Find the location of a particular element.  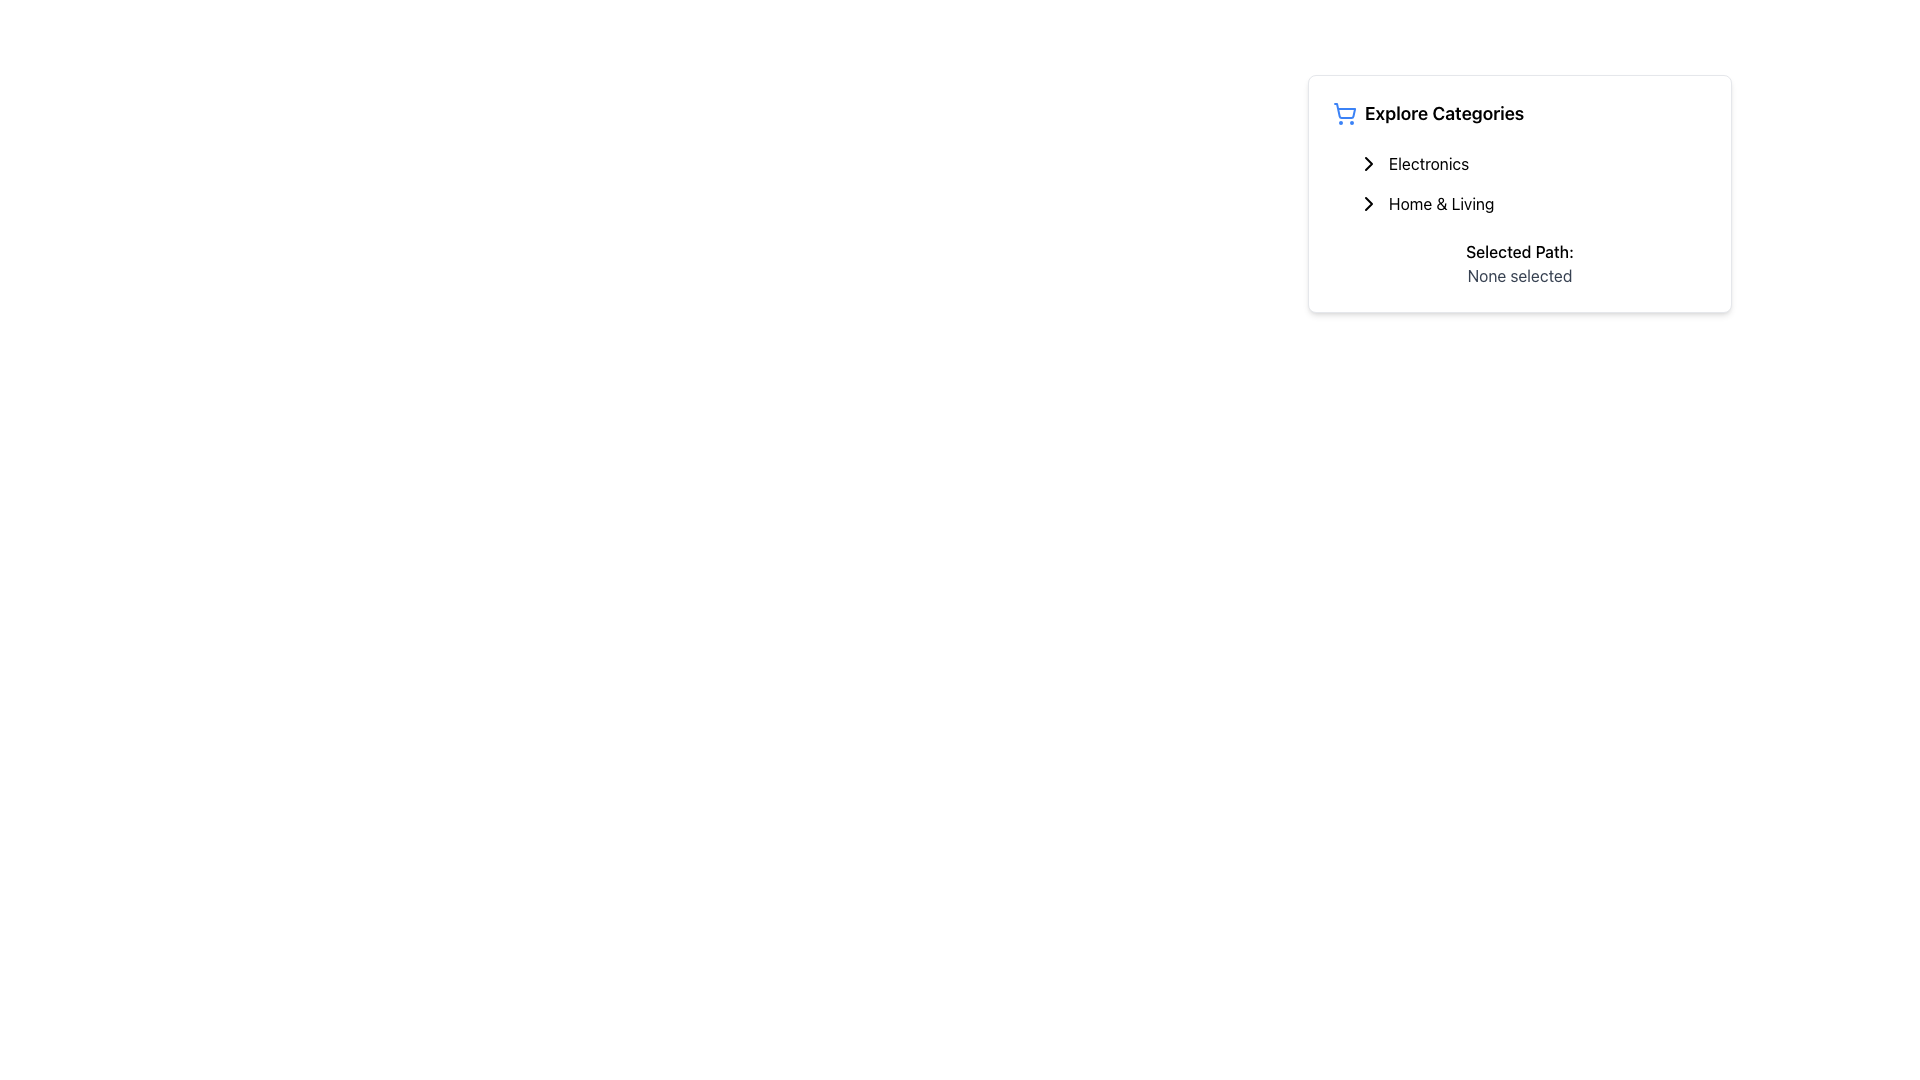

the rightward arrow icon next to the 'Electronics' text in the navigation list is located at coordinates (1367, 163).